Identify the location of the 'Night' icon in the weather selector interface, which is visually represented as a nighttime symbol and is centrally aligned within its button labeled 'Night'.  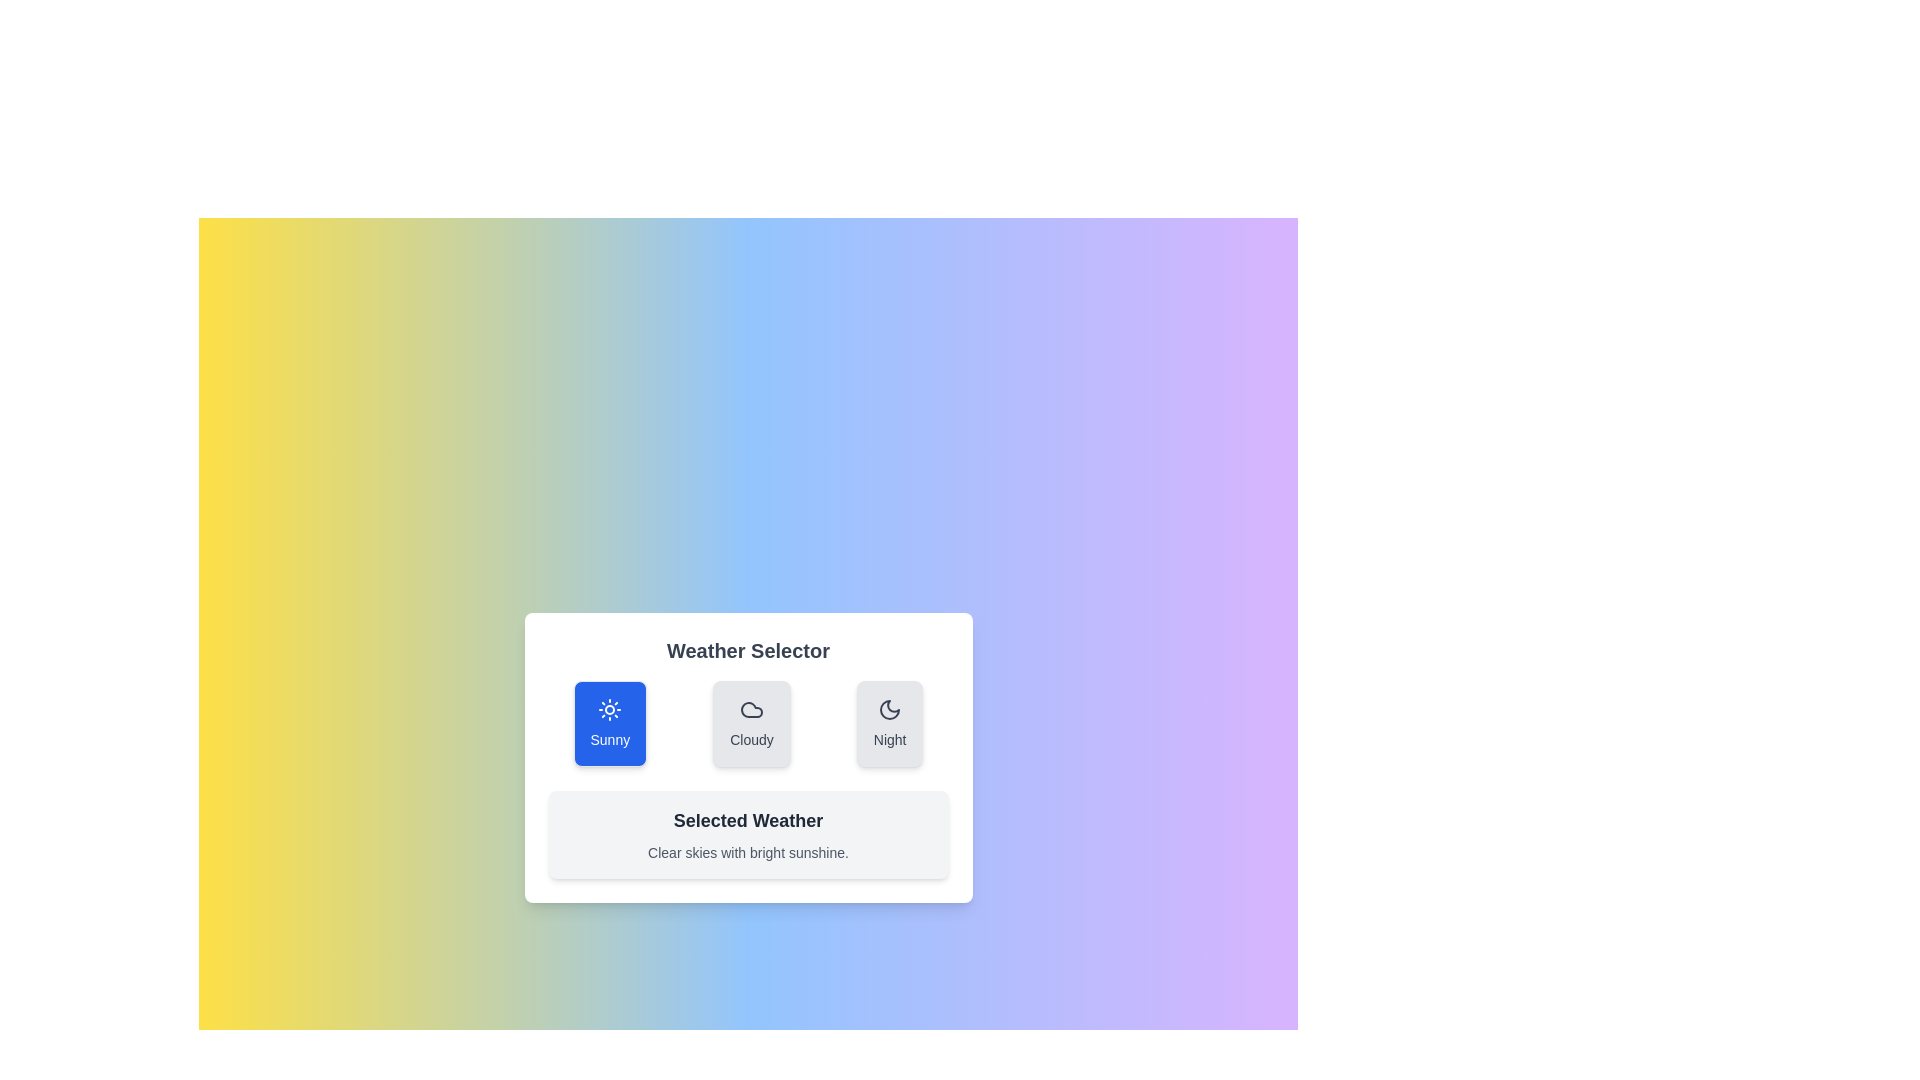
(889, 708).